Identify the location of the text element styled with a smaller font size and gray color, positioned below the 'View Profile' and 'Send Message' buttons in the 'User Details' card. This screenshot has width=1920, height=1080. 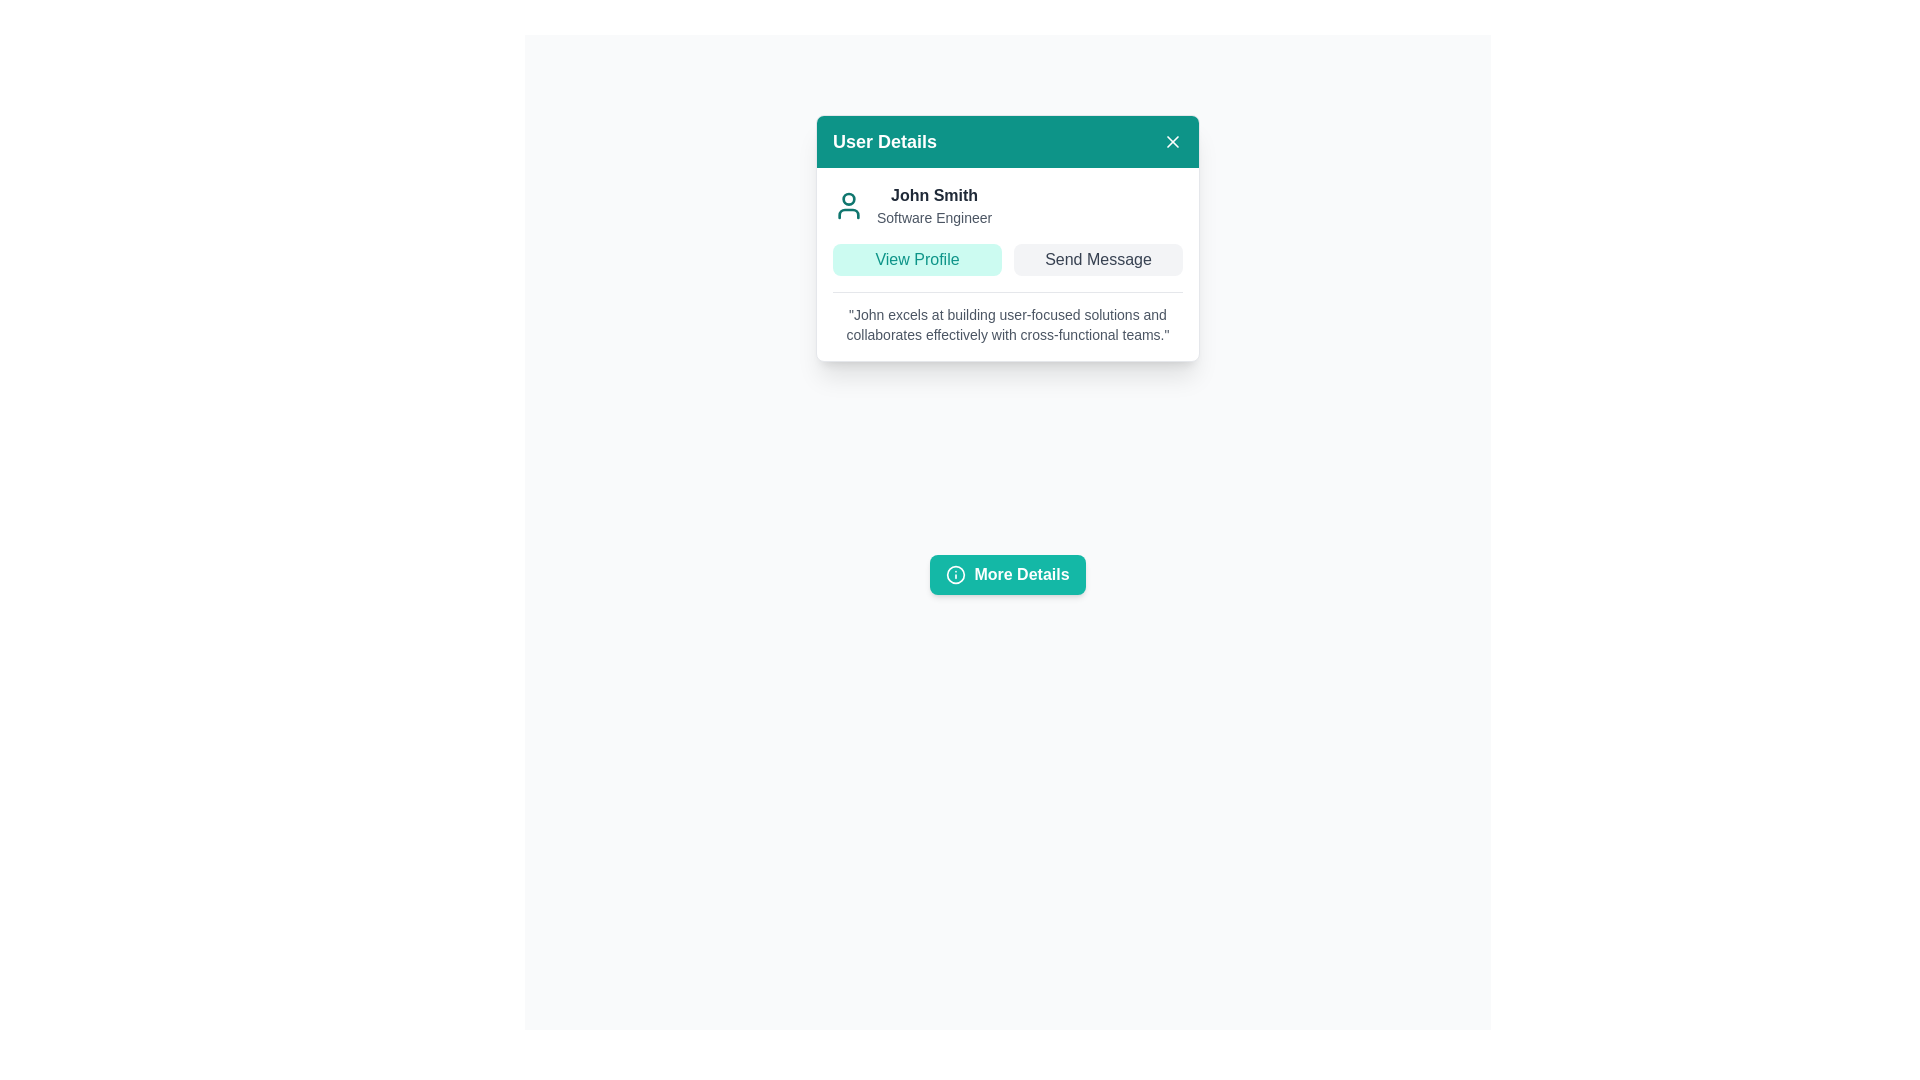
(1008, 316).